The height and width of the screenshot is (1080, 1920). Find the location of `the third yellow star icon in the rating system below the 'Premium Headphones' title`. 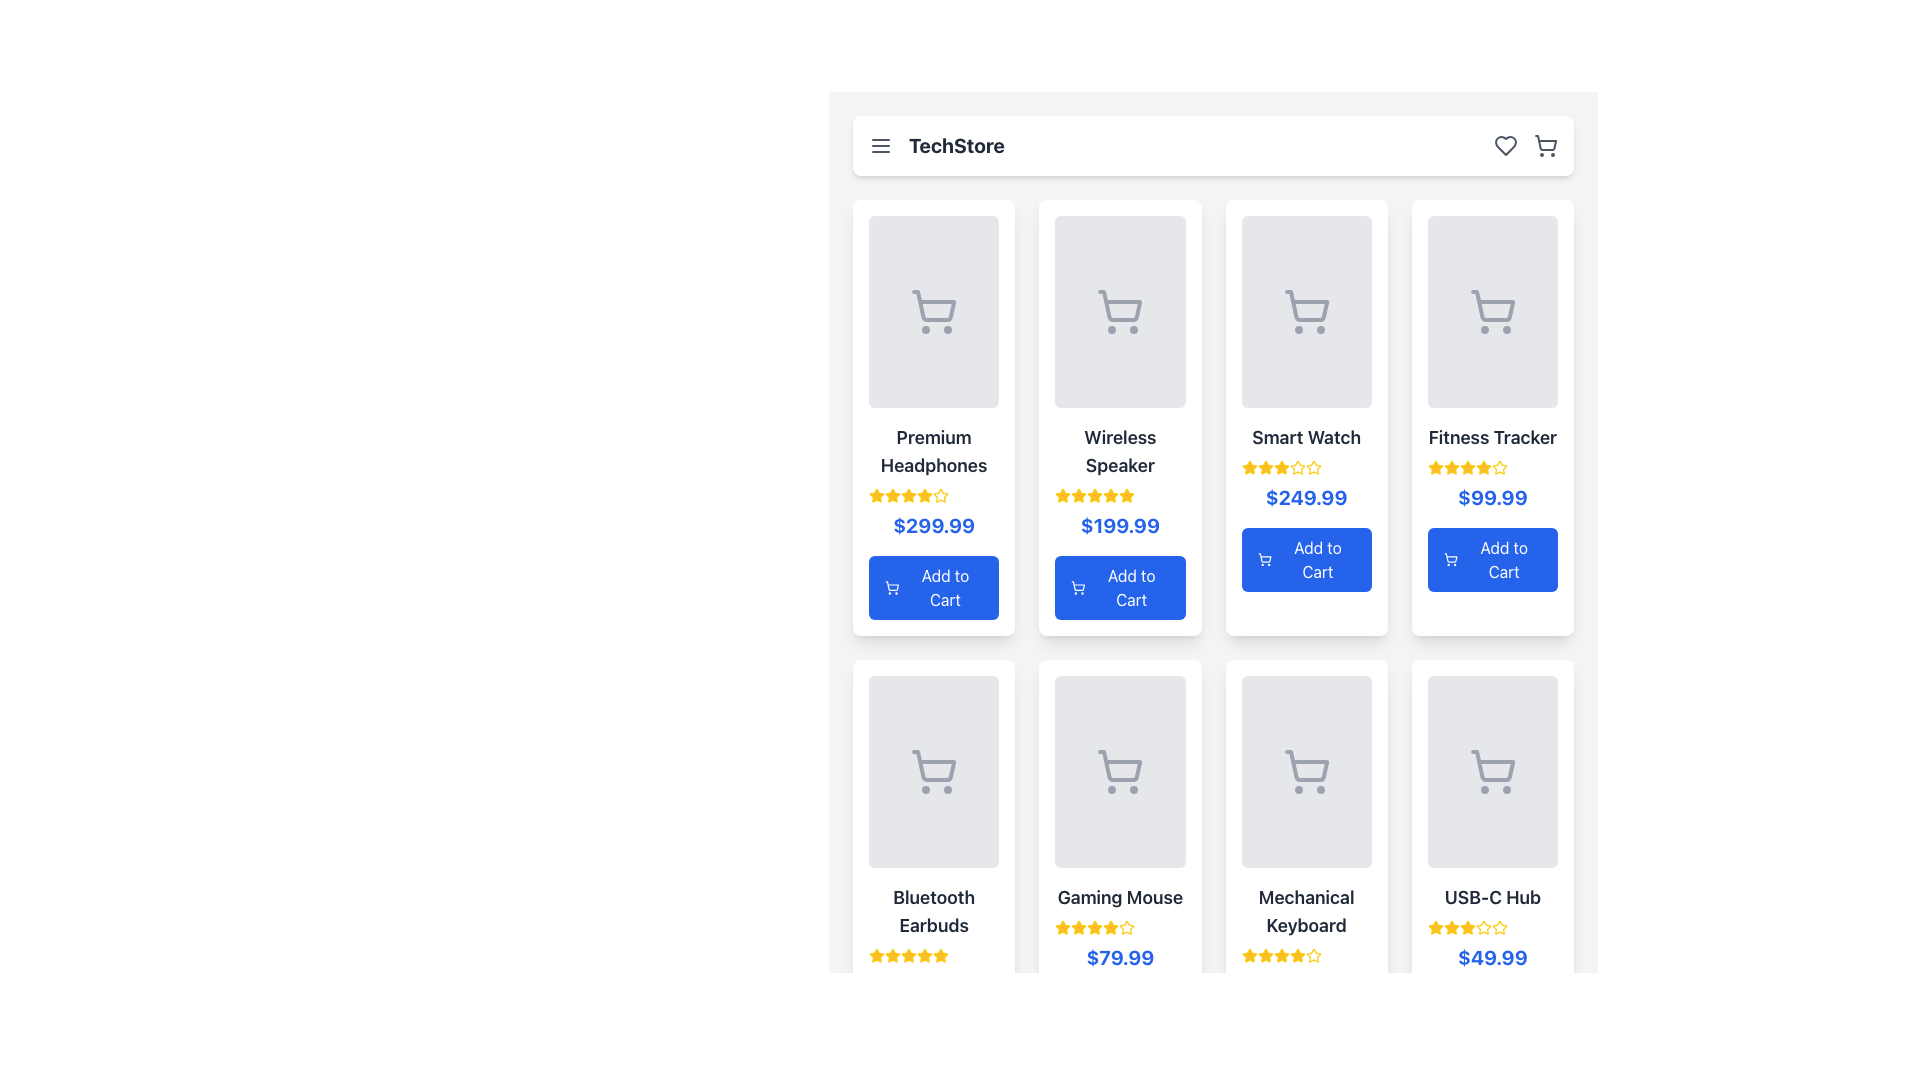

the third yellow star icon in the rating system below the 'Premium Headphones' title is located at coordinates (891, 495).